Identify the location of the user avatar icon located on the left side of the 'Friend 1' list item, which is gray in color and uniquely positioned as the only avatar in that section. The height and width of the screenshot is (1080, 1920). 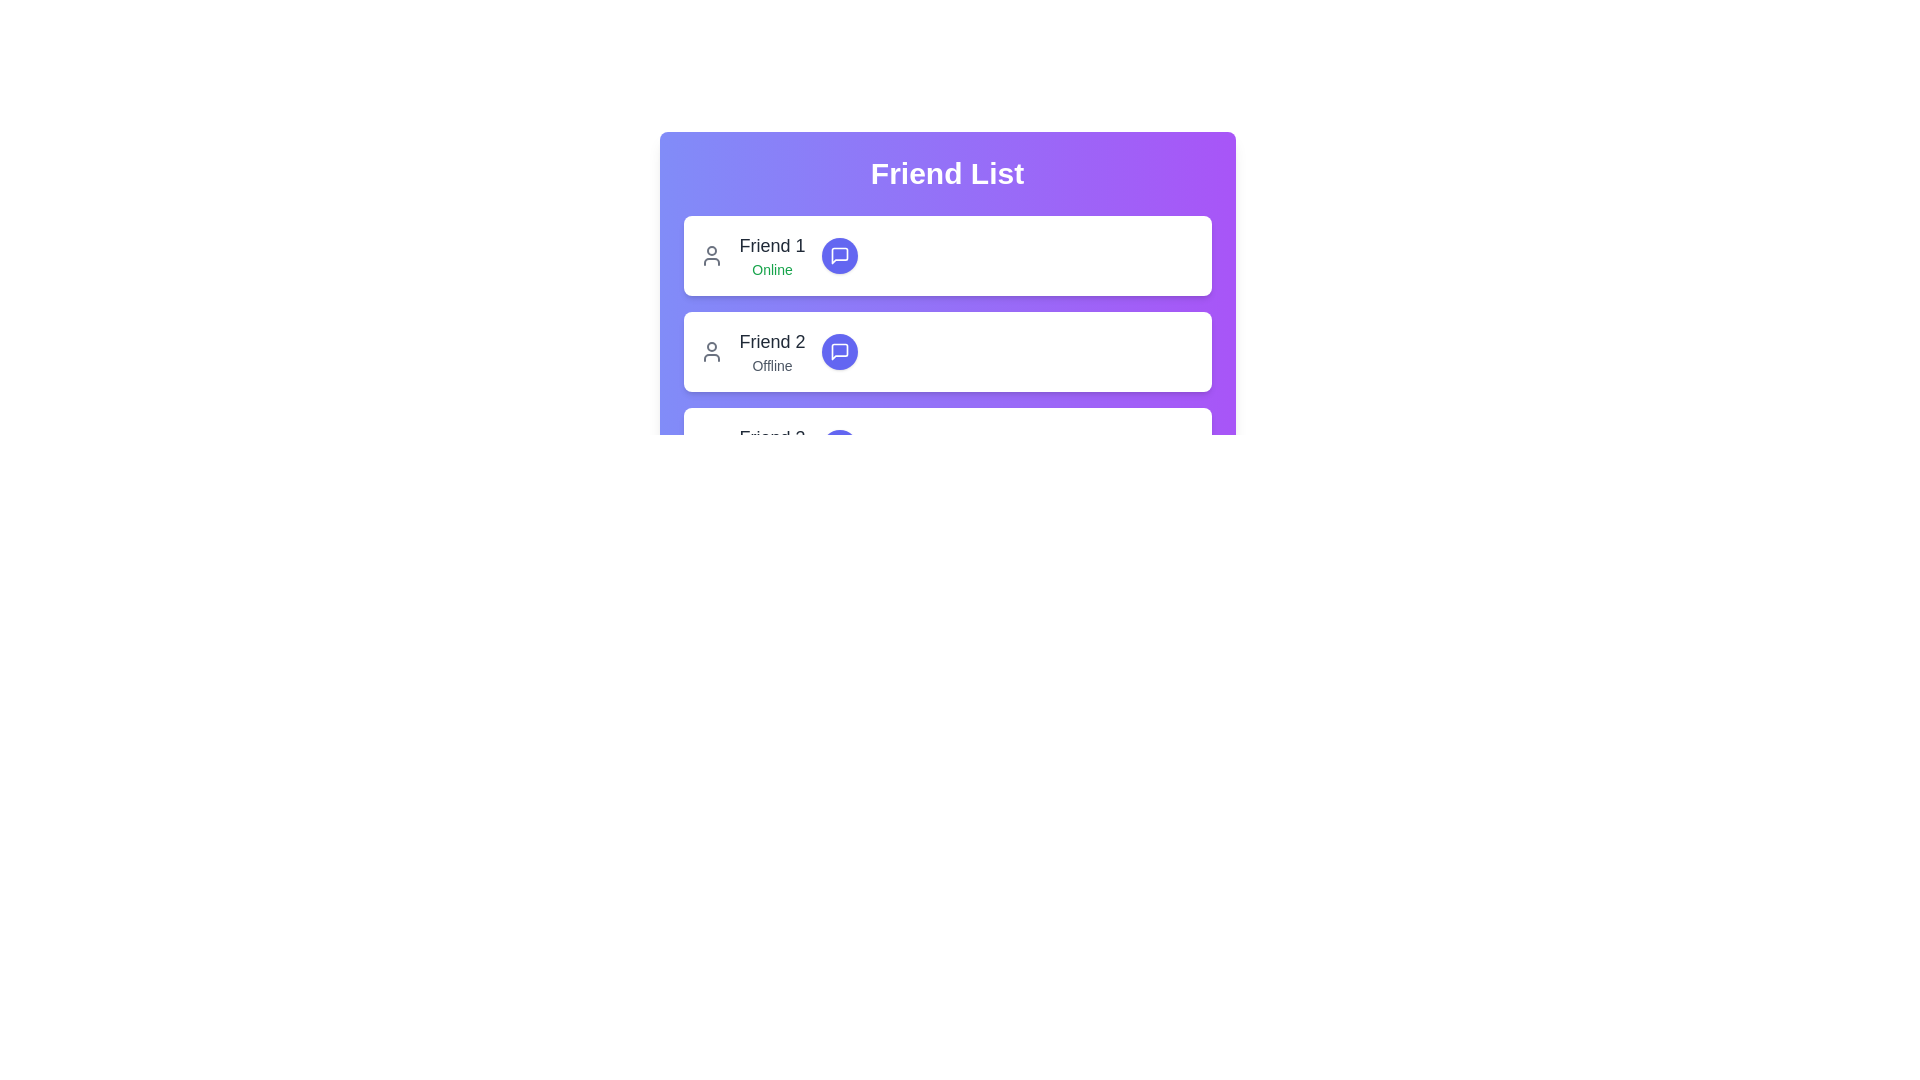
(711, 254).